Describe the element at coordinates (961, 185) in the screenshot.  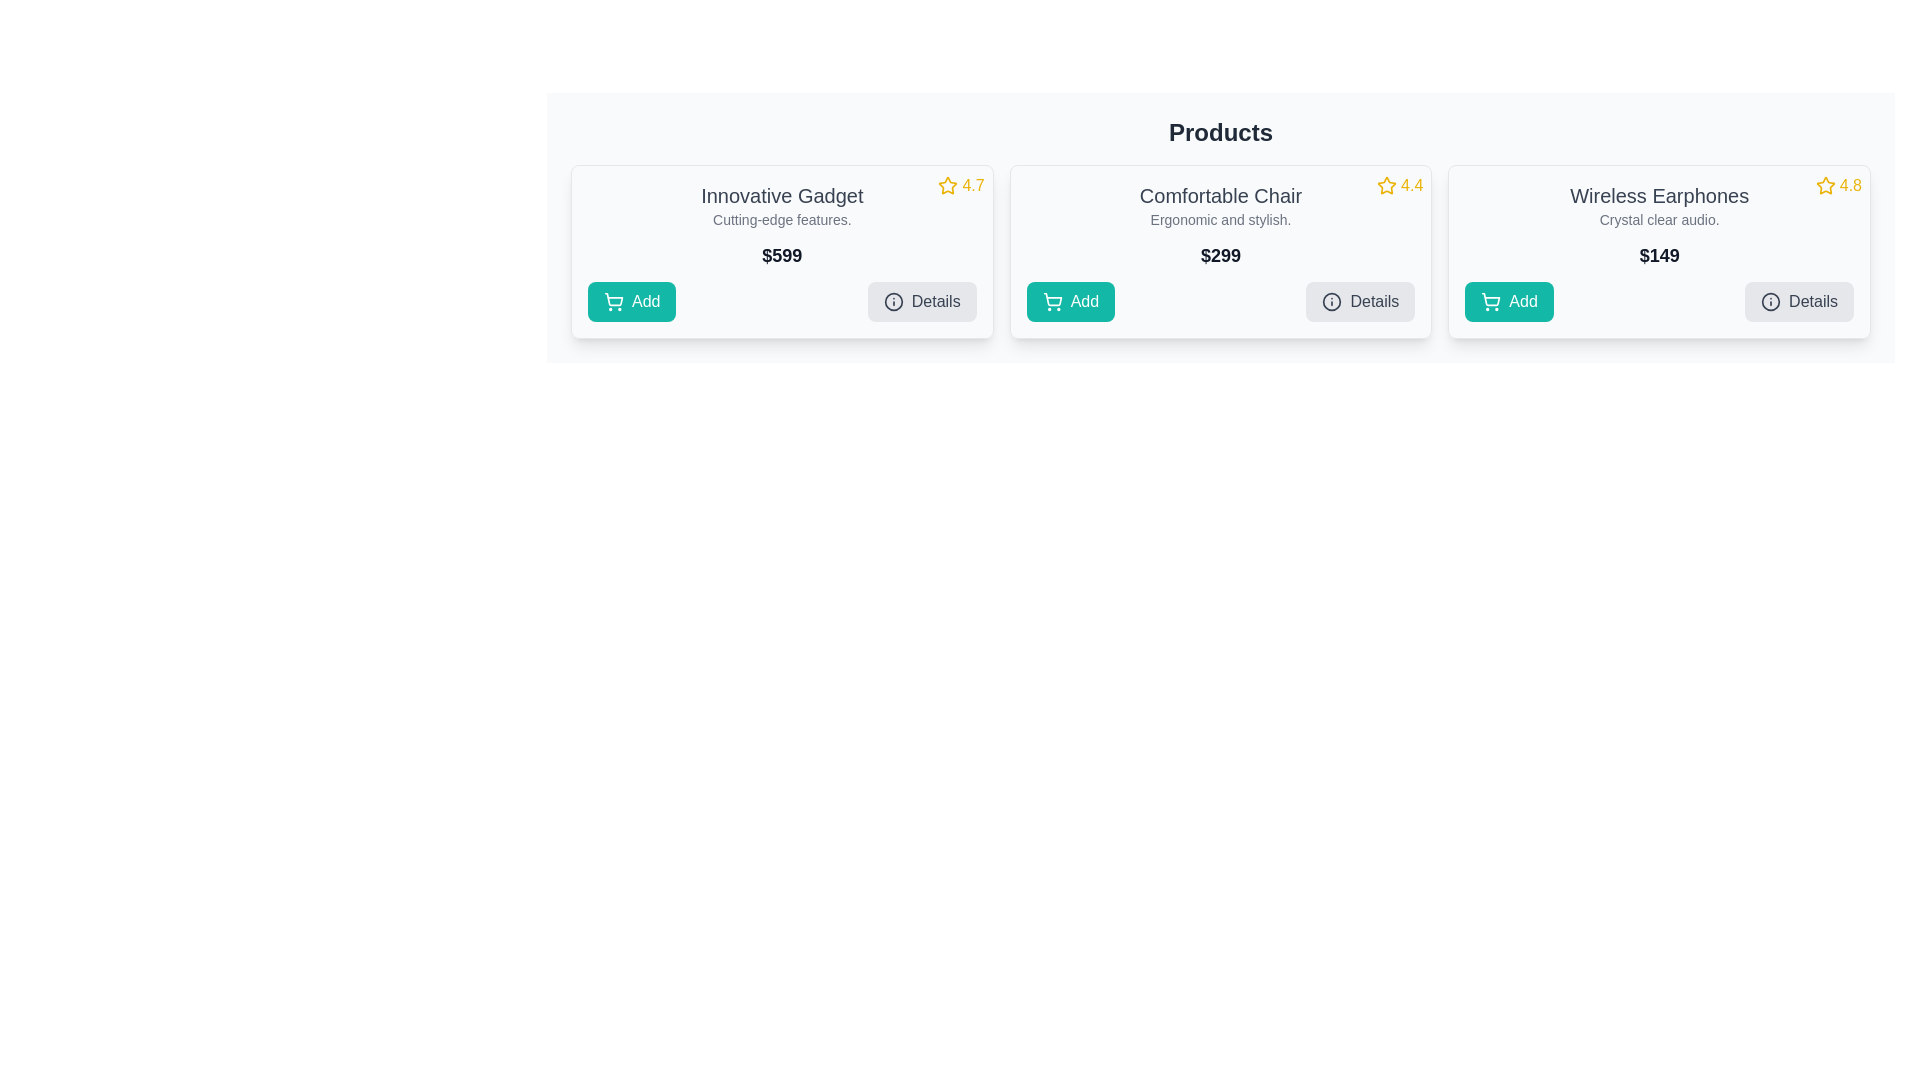
I see `rating displayed on the star icon in the top-right corner of the product card, which shows a score of 4.7` at that location.